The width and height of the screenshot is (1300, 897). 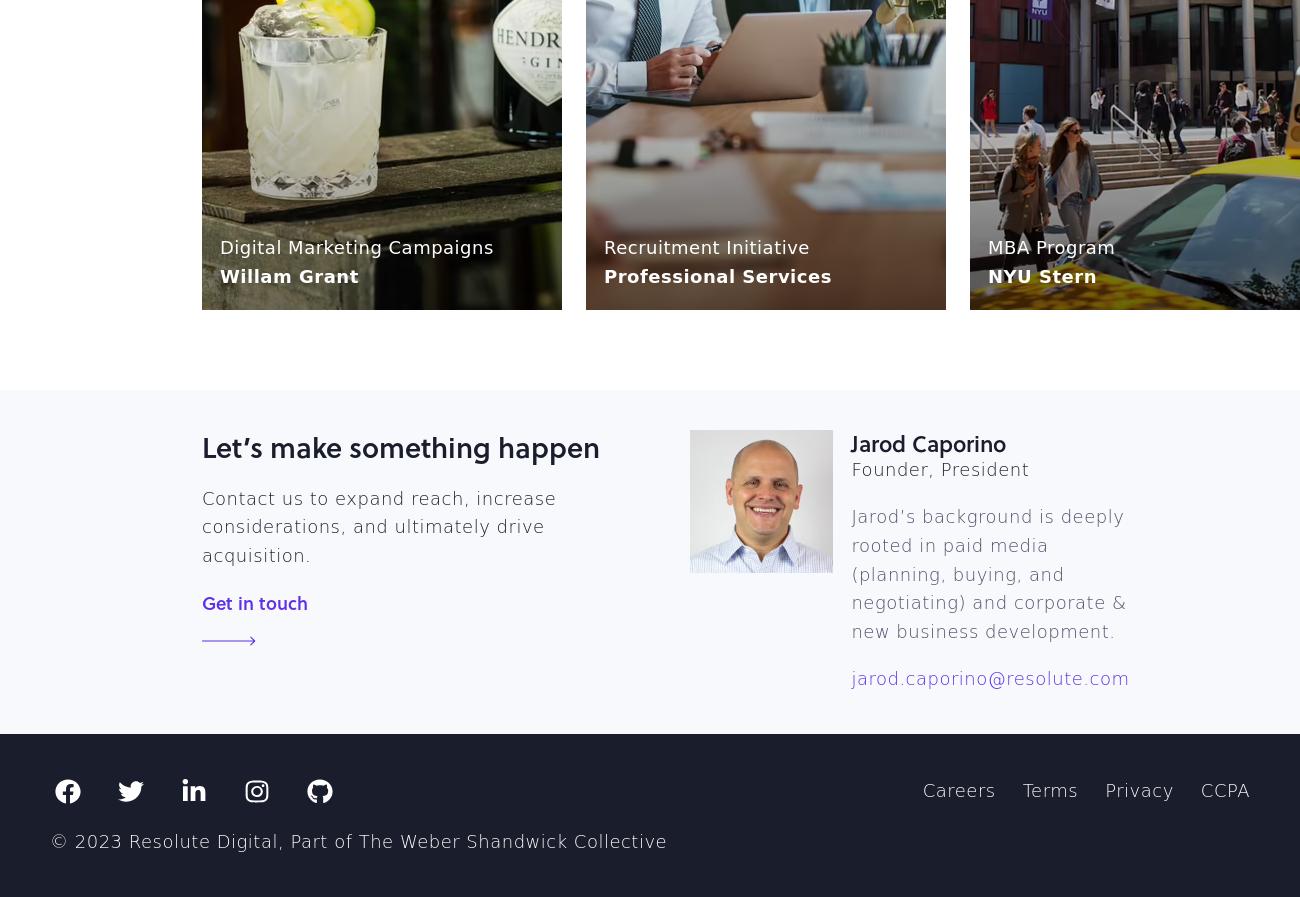 I want to click on 'Terms', so click(x=1050, y=790).